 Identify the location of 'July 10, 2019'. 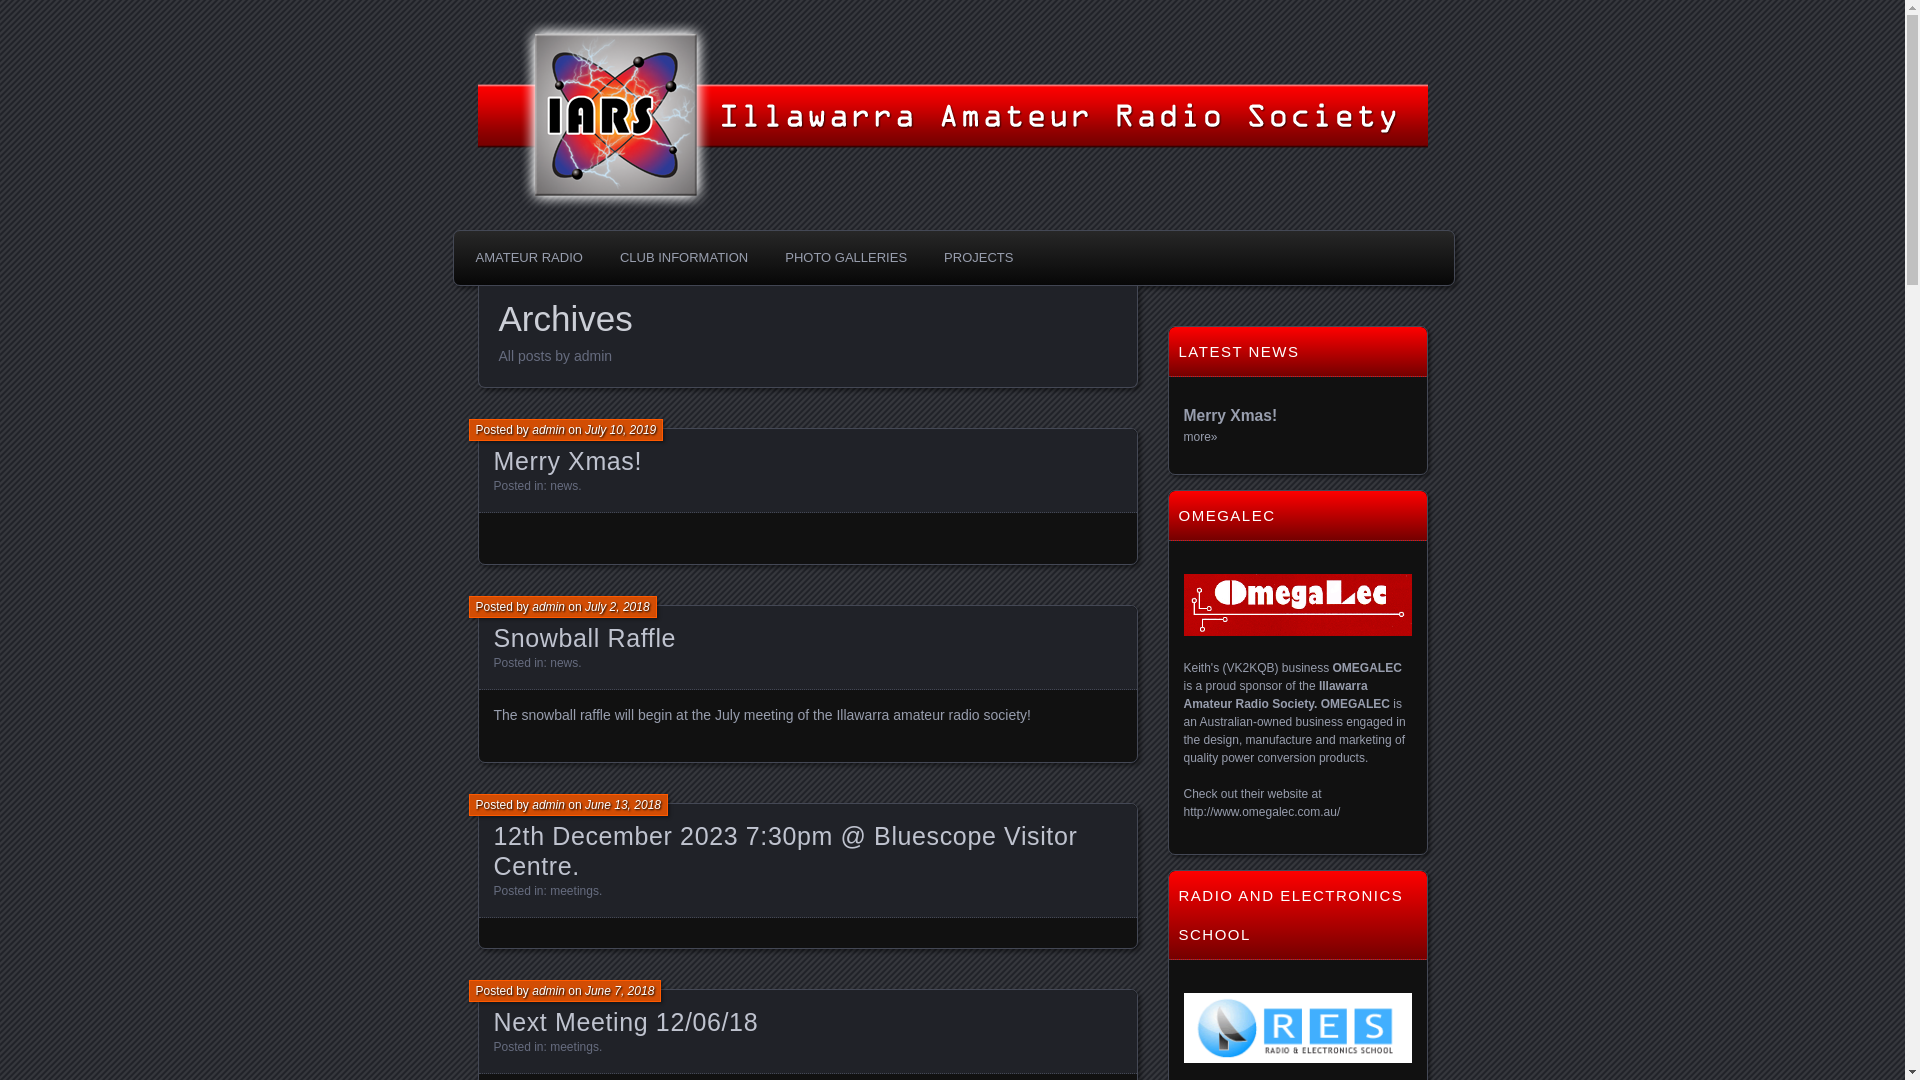
(584, 428).